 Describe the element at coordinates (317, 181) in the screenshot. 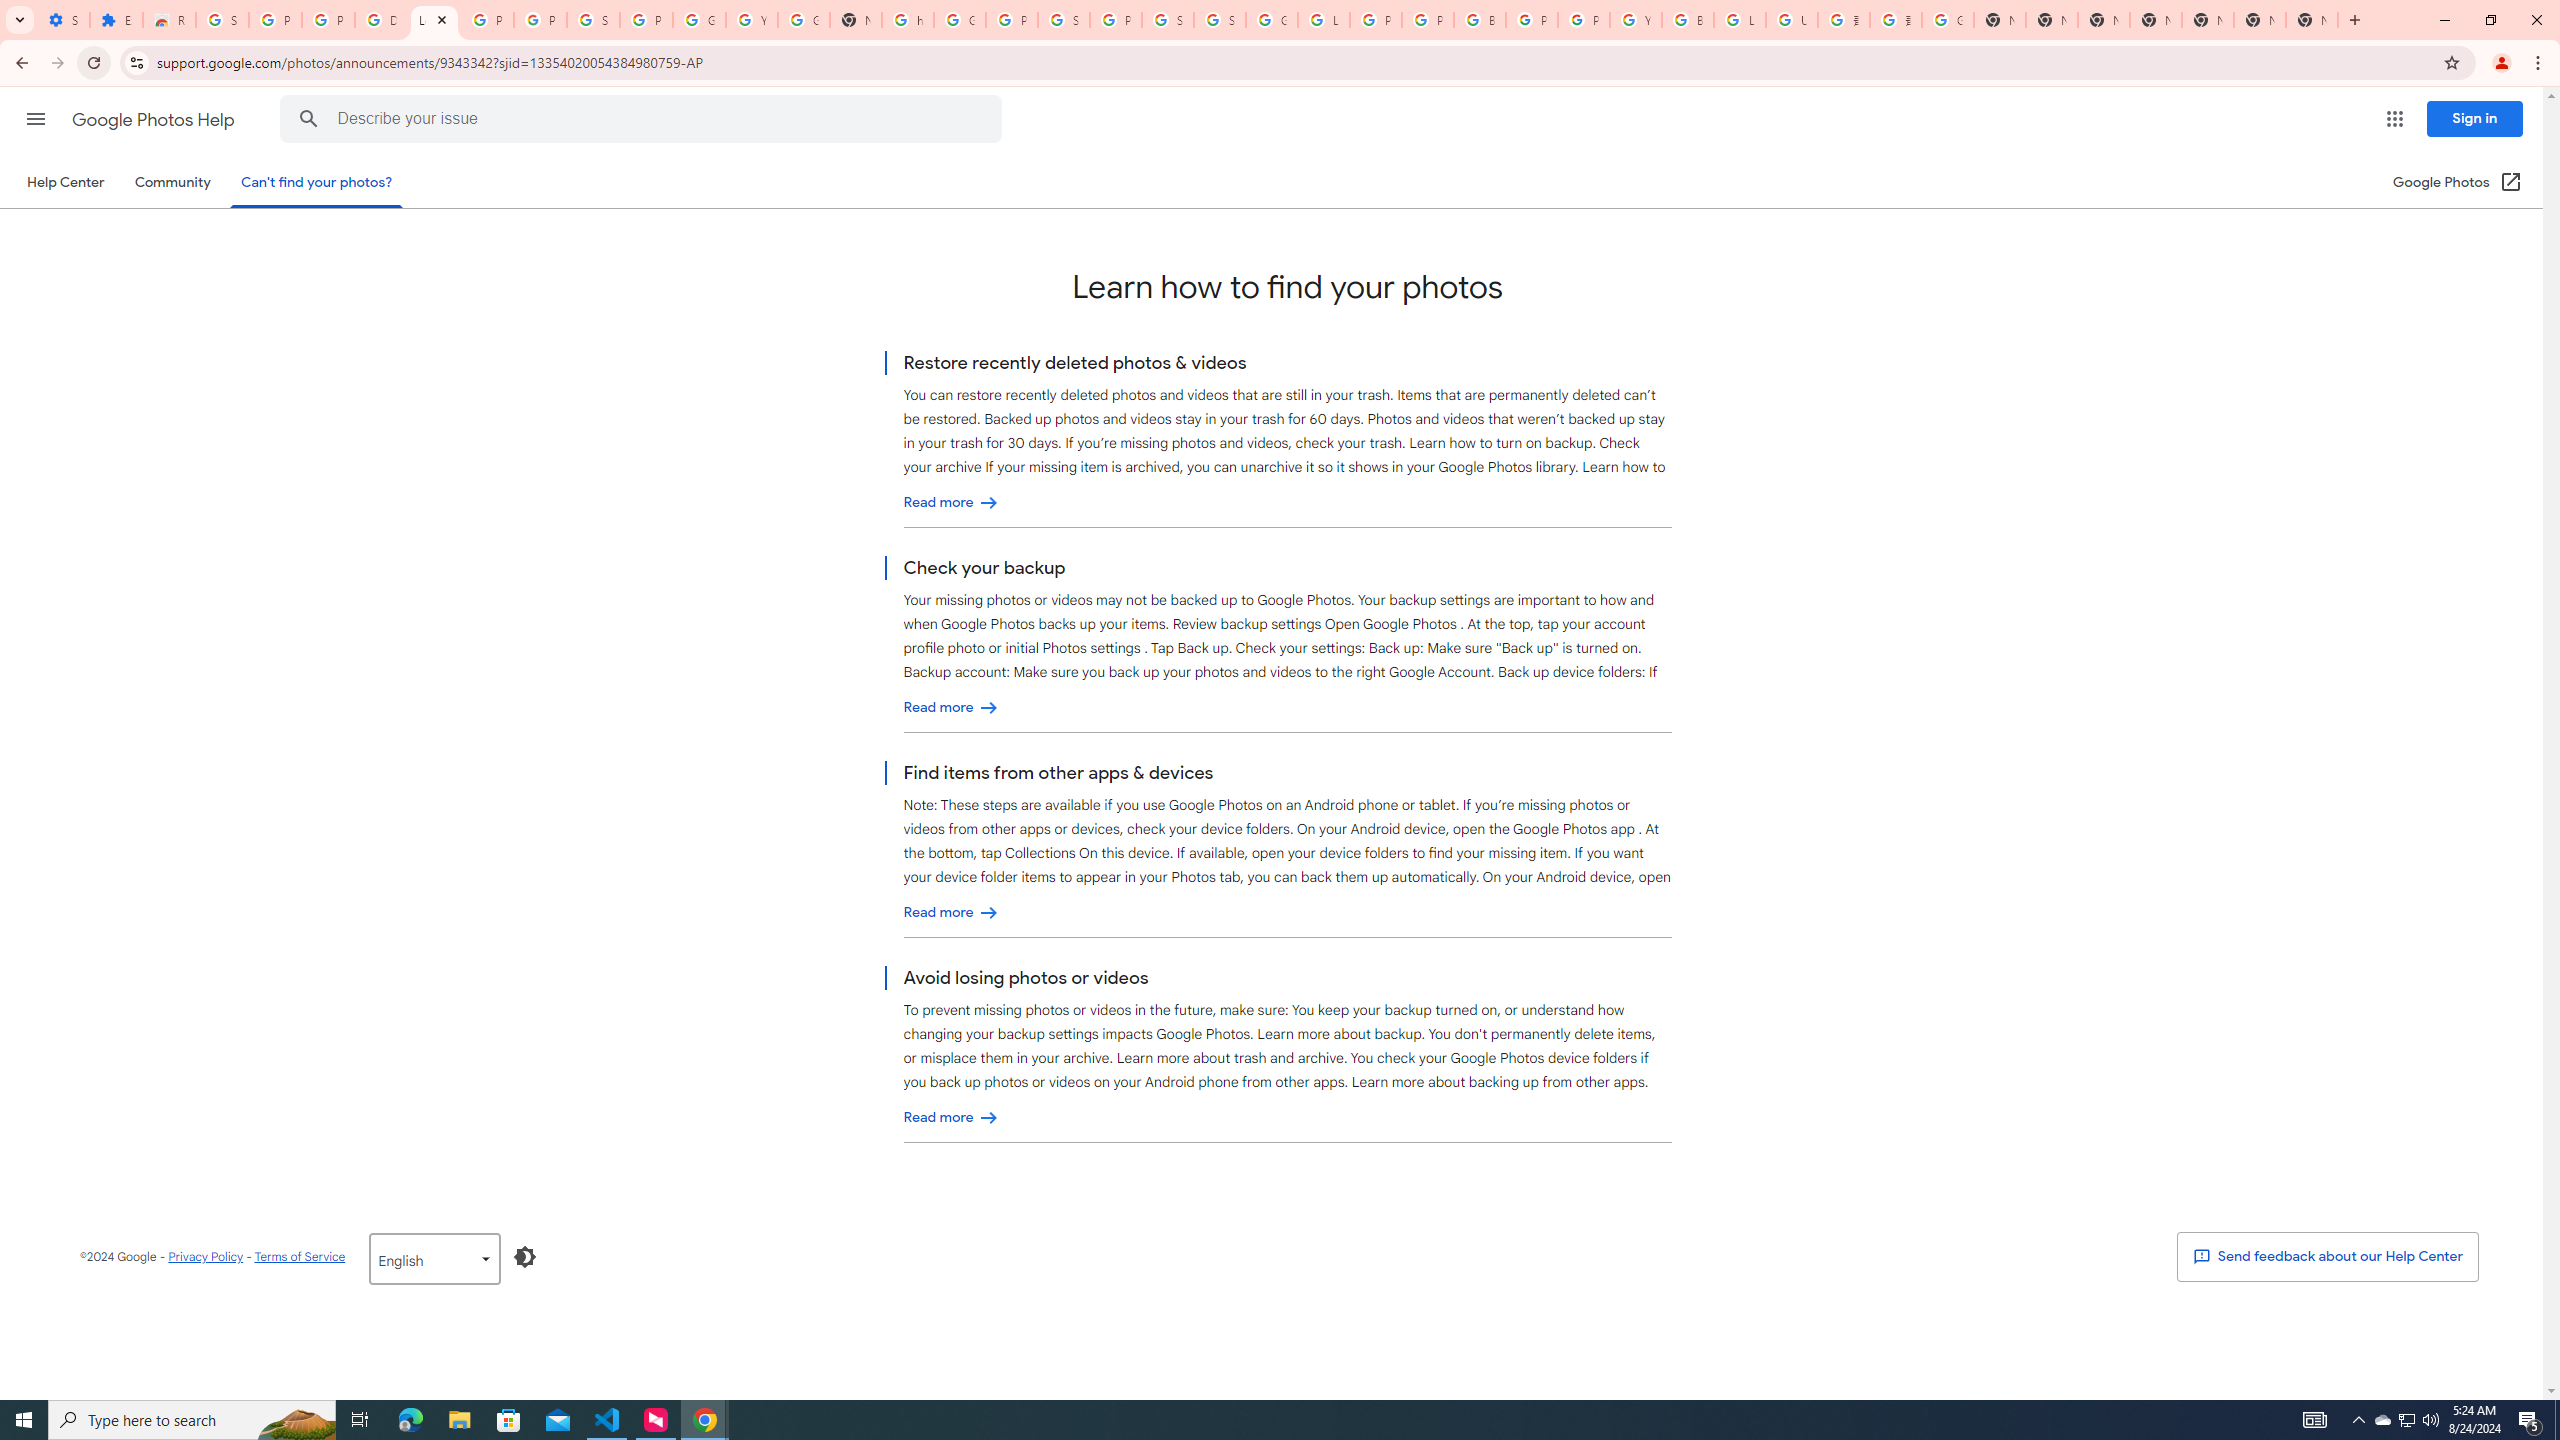

I see `'Can'` at that location.